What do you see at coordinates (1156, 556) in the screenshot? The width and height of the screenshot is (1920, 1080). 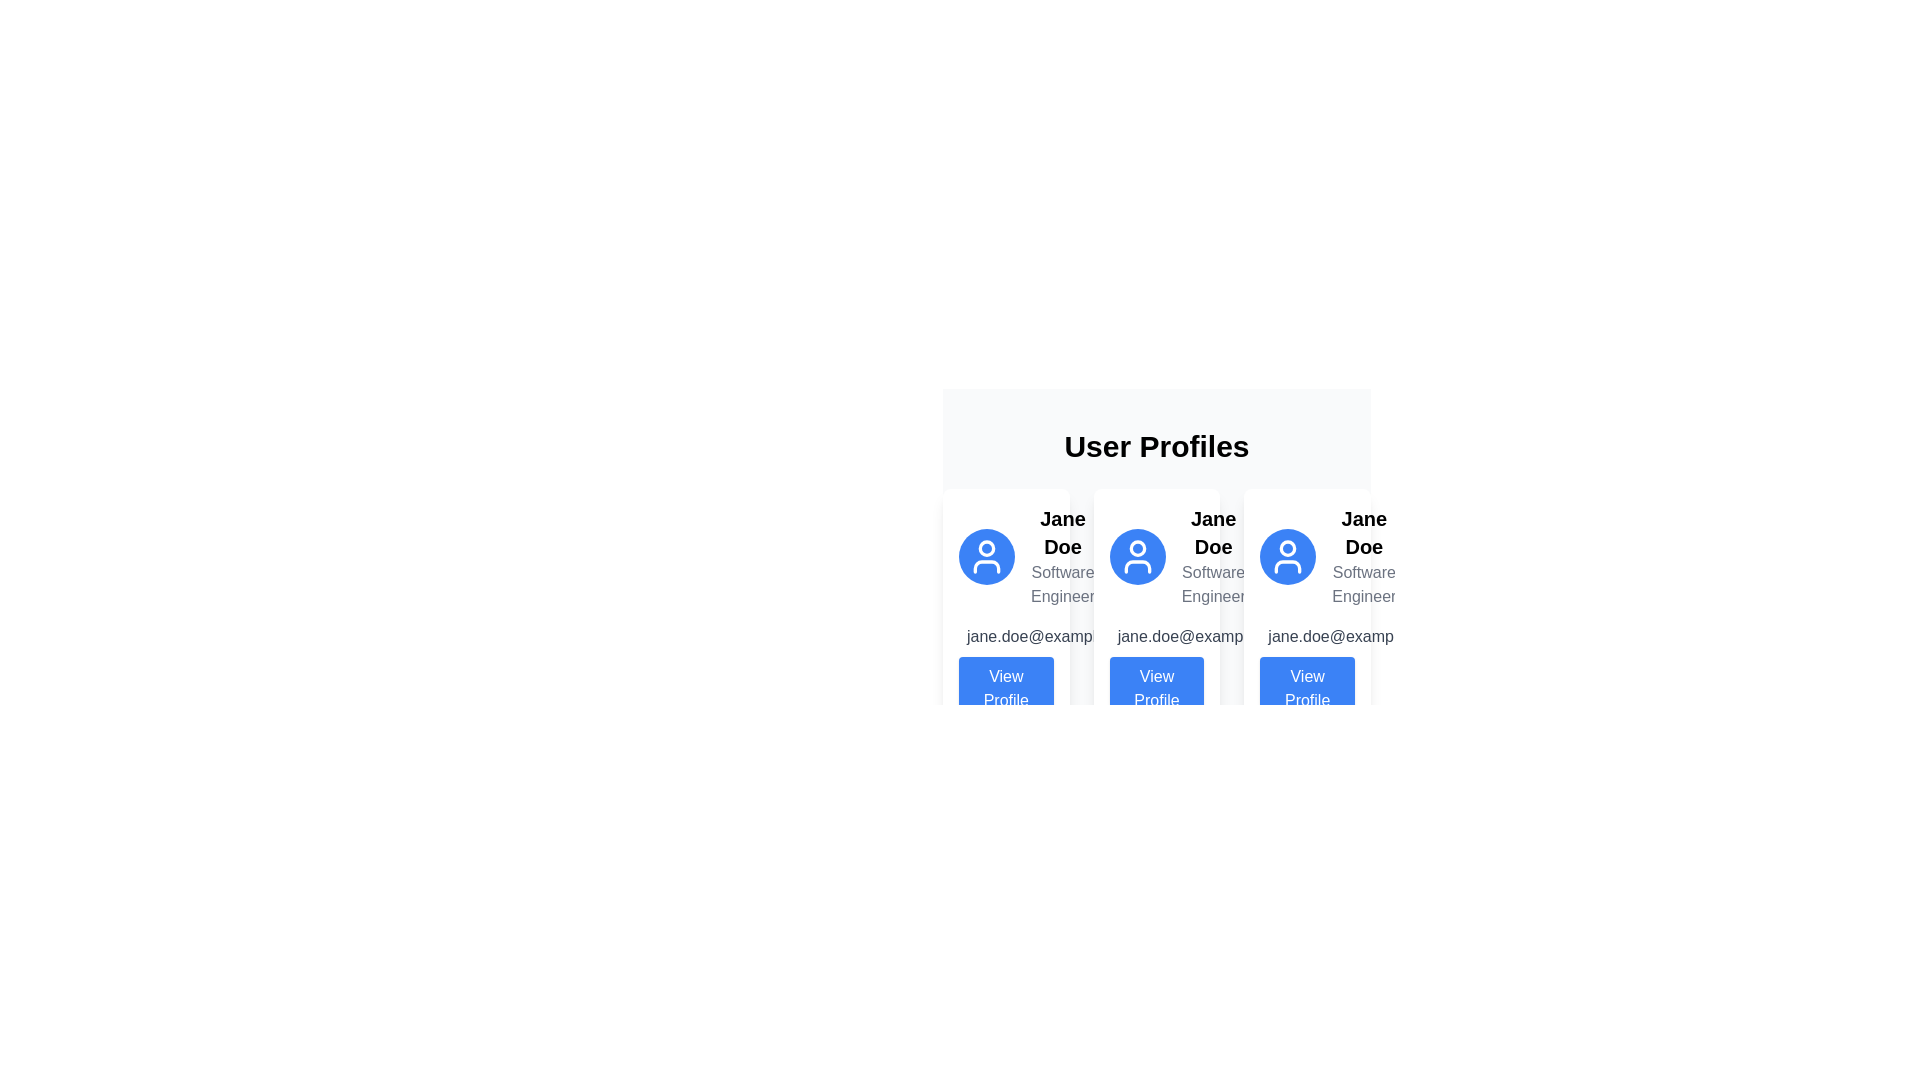 I see `the Profile Icon in the second card of the User Profiles section, which features a circular blue background with a white user icon` at bounding box center [1156, 556].